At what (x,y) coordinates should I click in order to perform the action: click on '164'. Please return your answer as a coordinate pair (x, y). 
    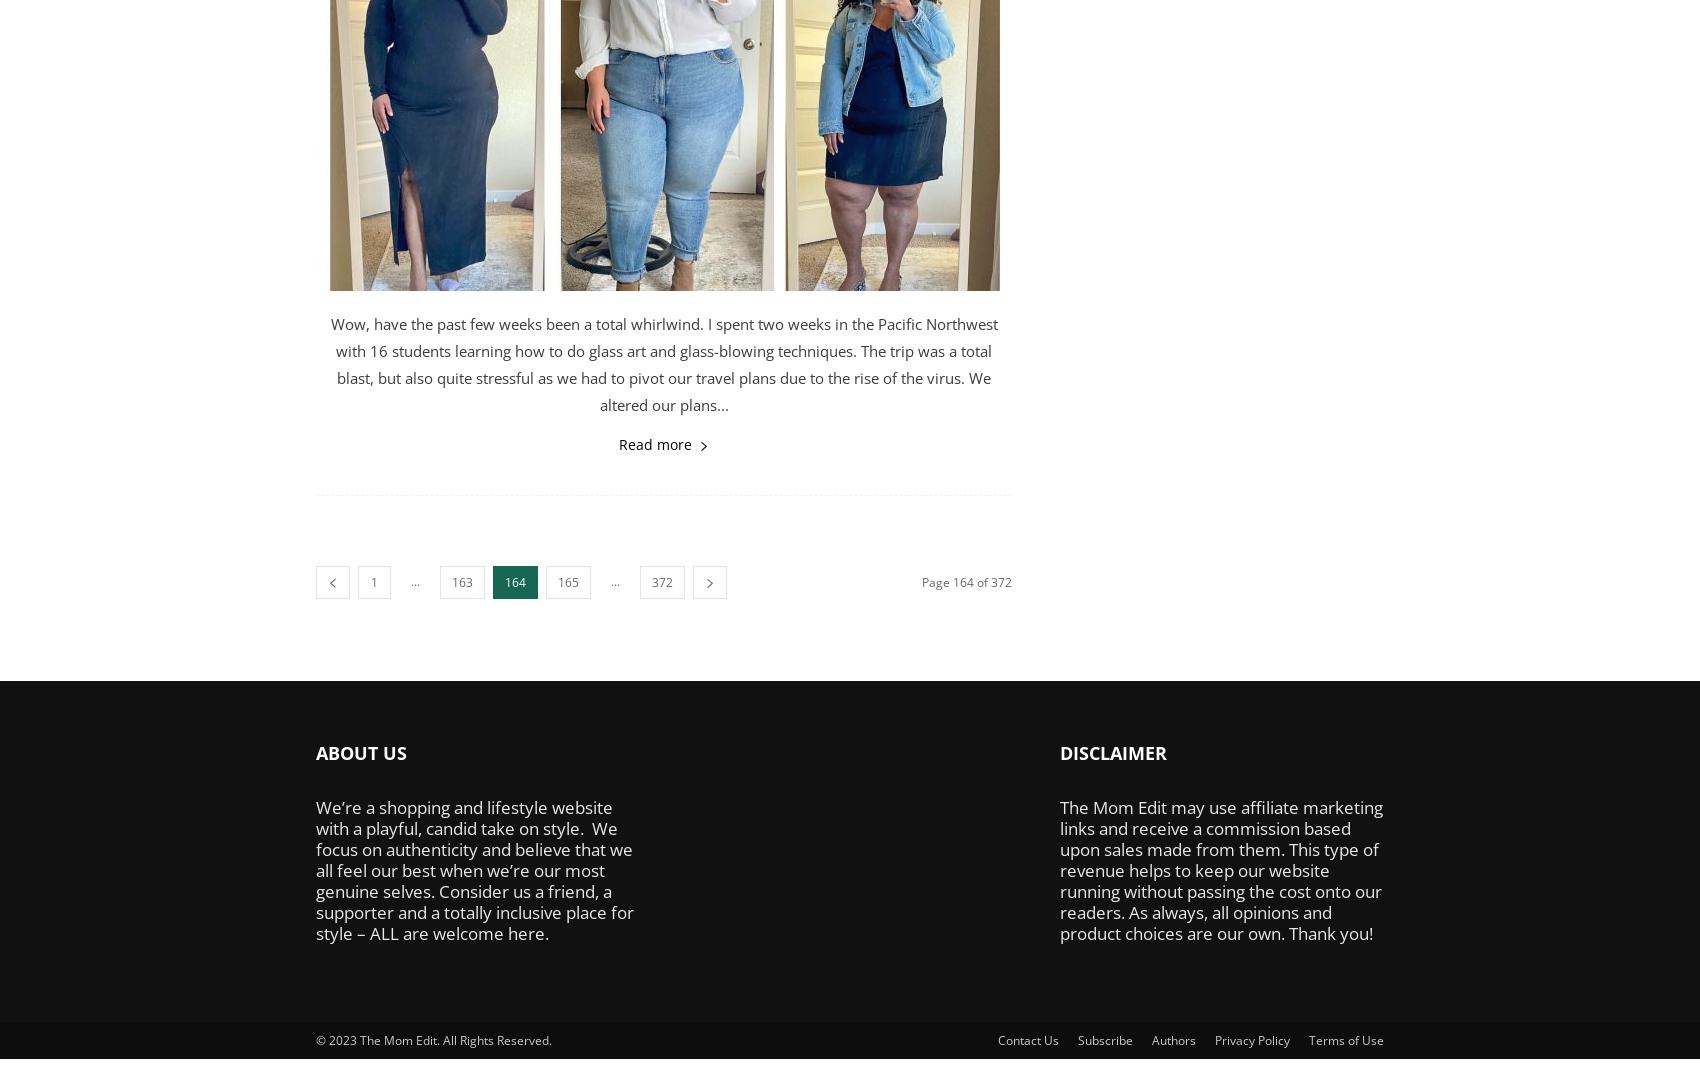
    Looking at the image, I should click on (515, 582).